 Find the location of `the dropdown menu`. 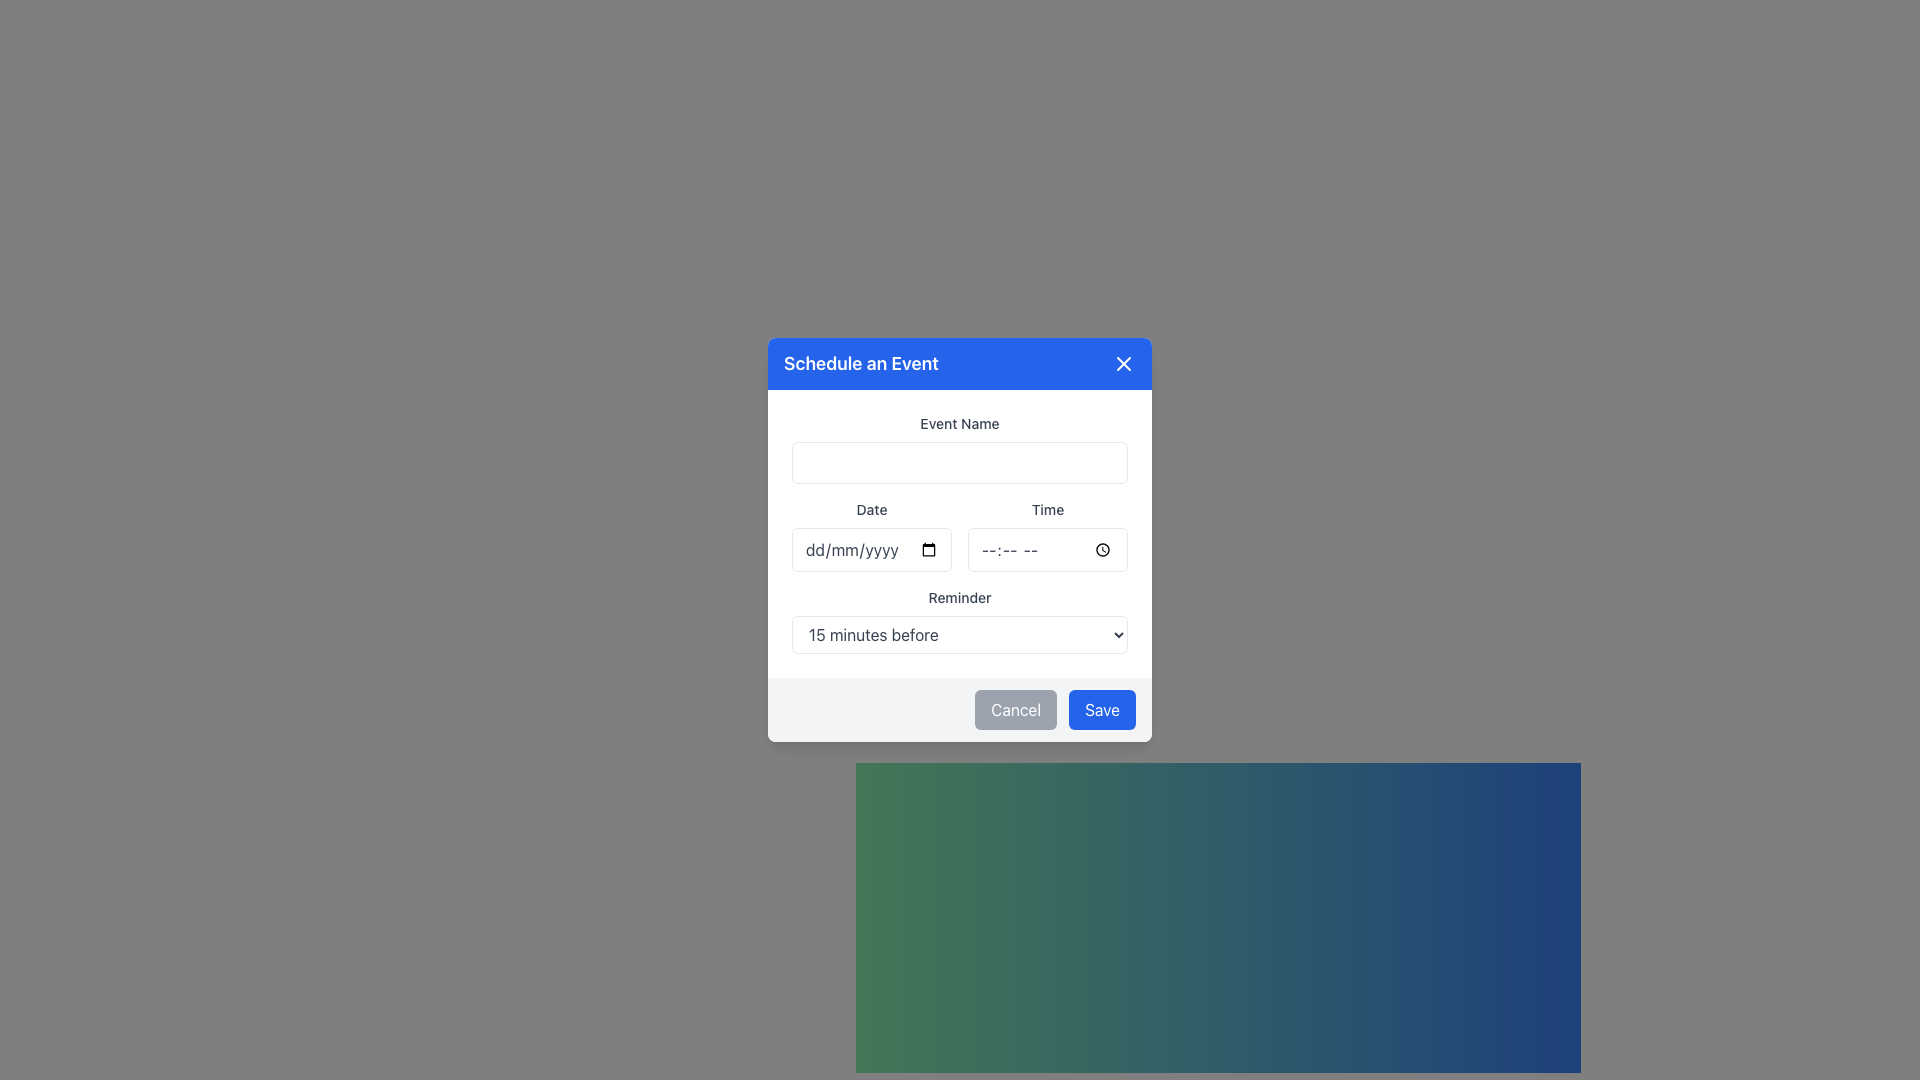

the dropdown menu is located at coordinates (960, 620).